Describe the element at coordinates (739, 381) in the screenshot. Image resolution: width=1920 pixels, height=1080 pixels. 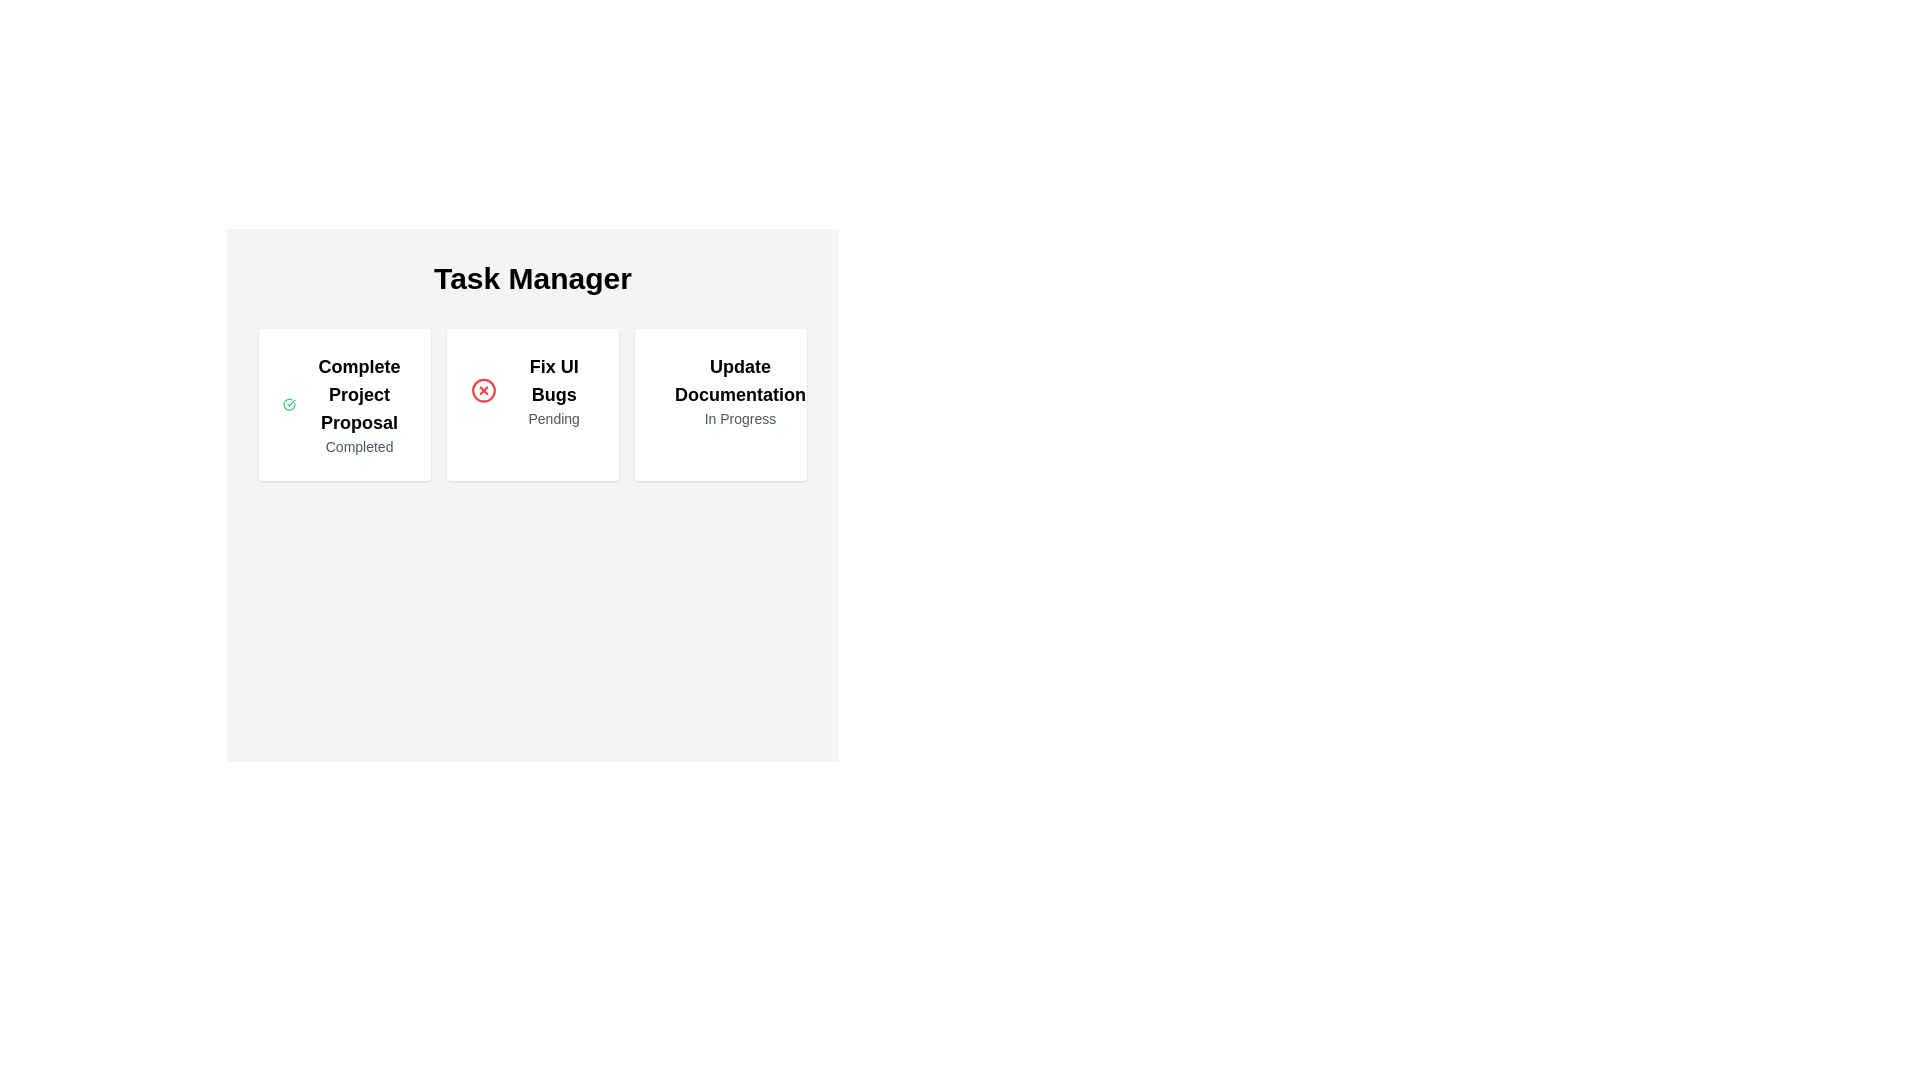
I see `the 'Update Documentation' text label, which is styled in a large bold font and located at the top of the rightmost card under the 'Task Manager' heading` at that location.